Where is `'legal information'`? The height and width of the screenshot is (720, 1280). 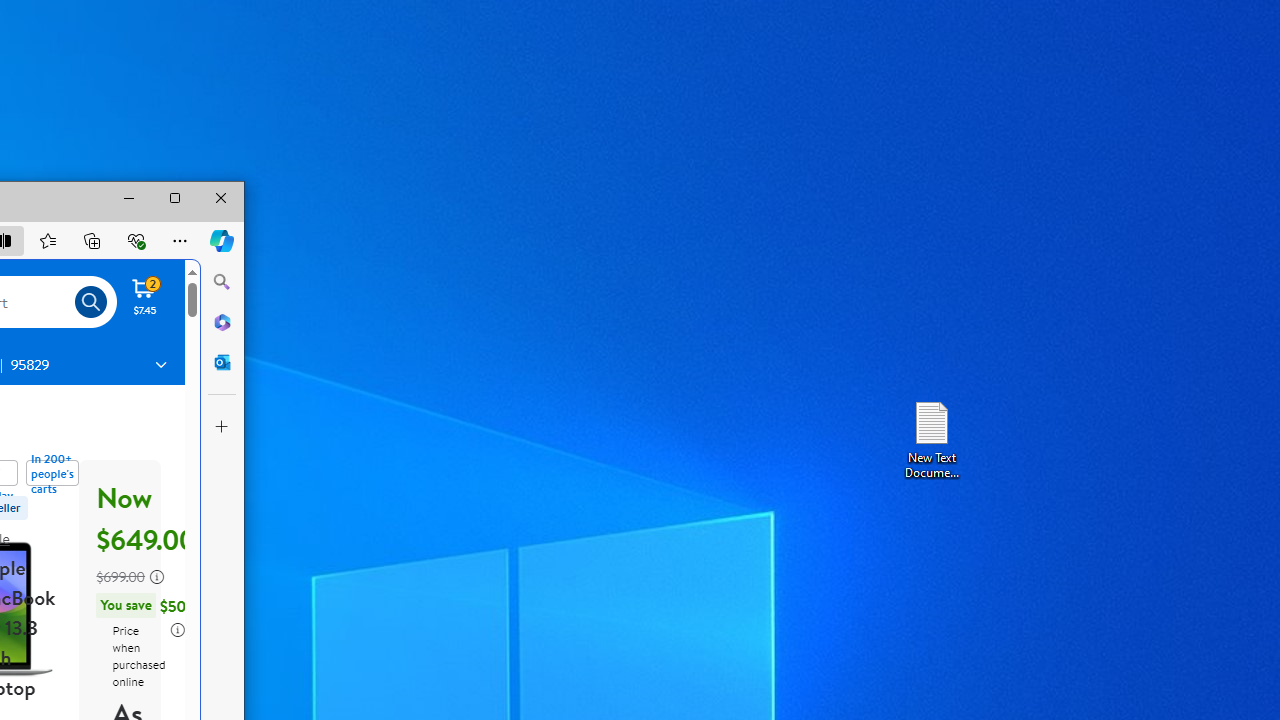
'legal information' is located at coordinates (177, 630).